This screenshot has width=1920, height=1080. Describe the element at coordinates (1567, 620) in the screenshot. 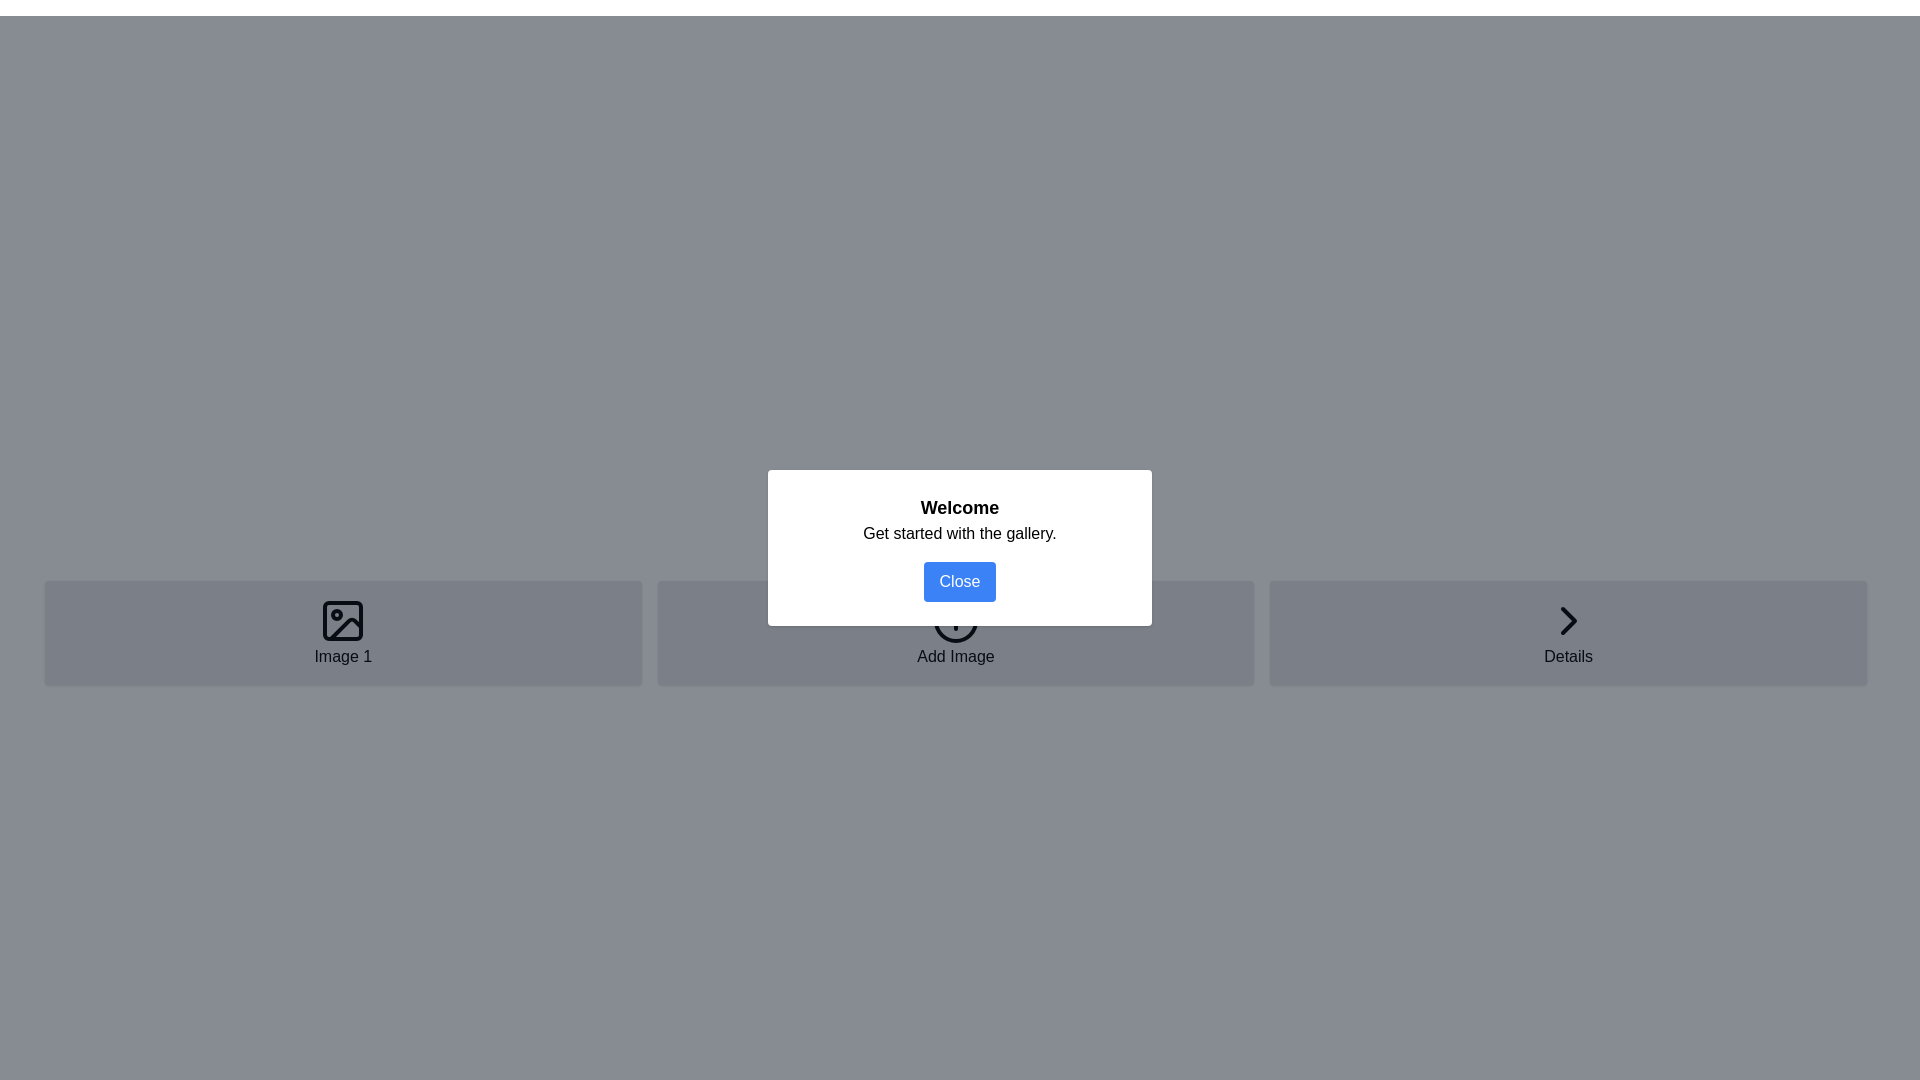

I see `the icon located in the rightmost card, which serves as an indicator for the 'Details' section, to uncover tooltips` at that location.